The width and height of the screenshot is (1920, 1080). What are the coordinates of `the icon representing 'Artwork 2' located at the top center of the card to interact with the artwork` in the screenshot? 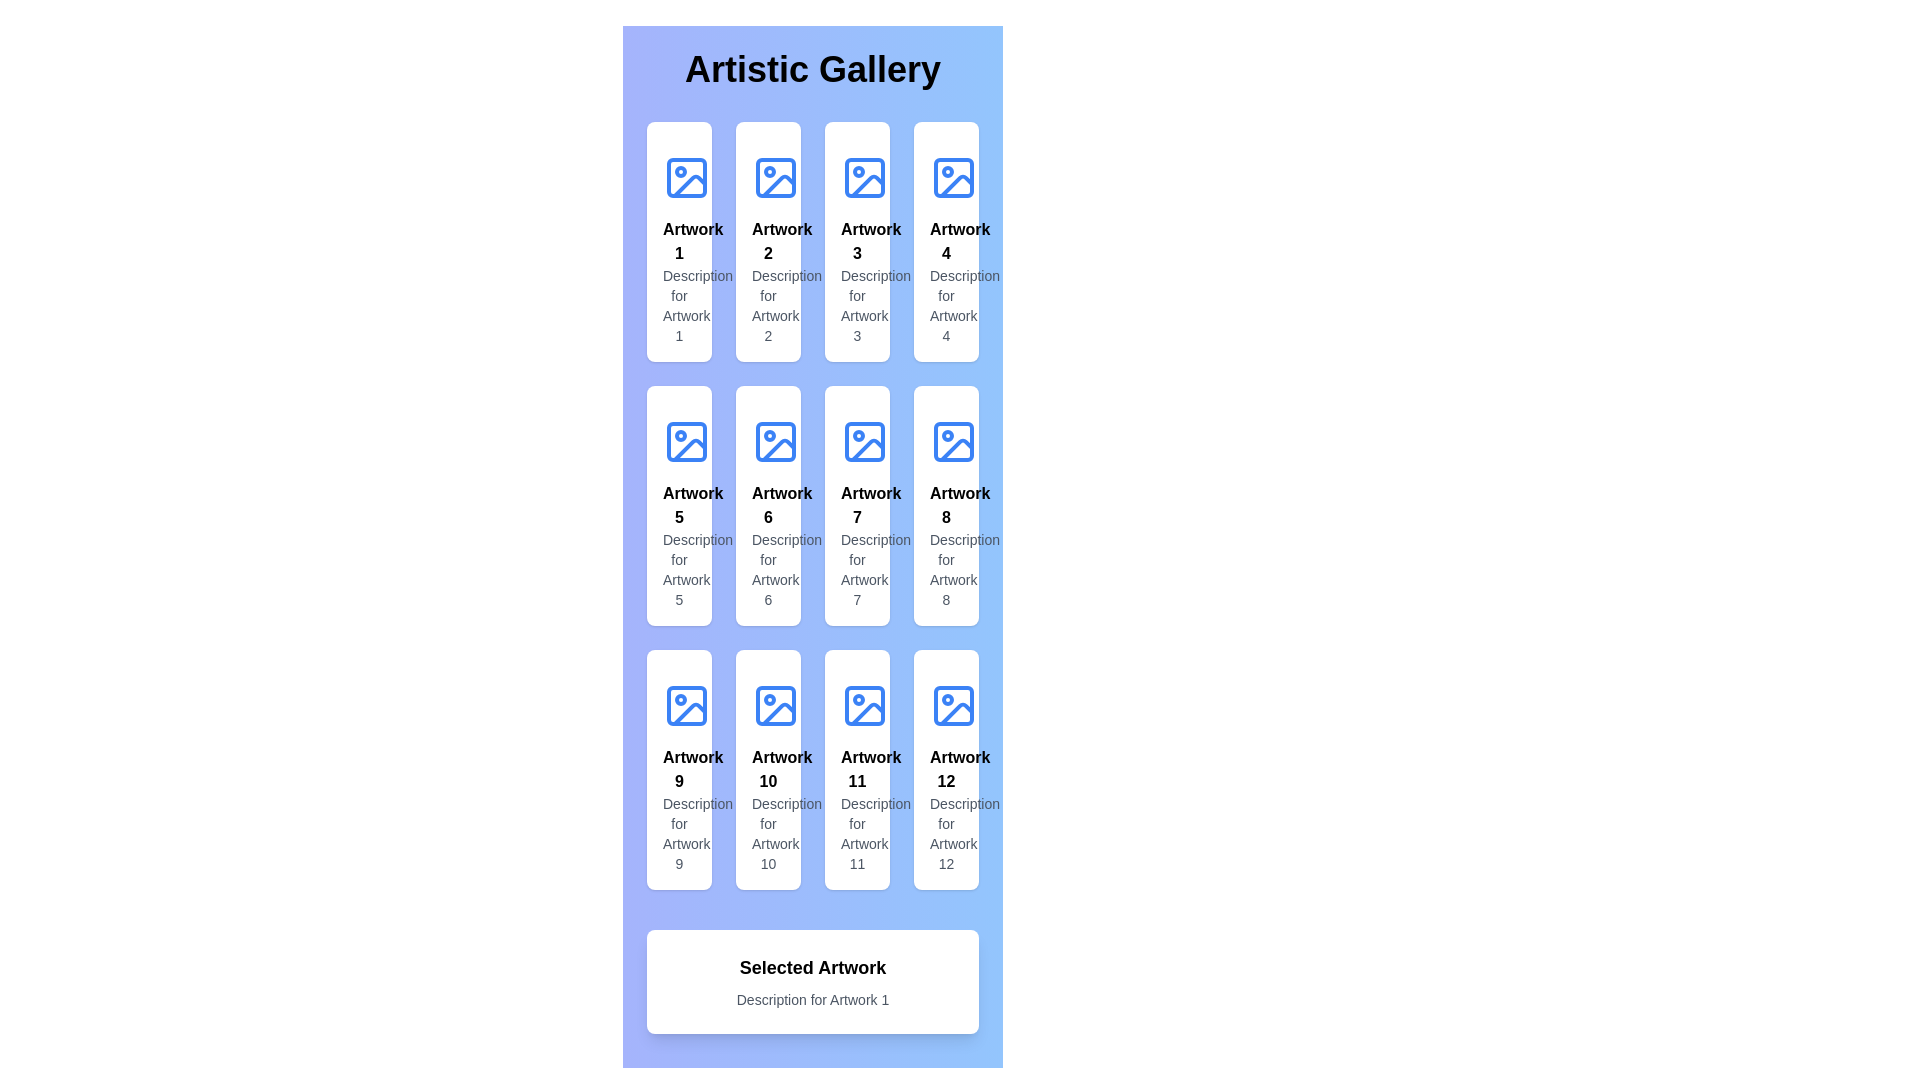 It's located at (775, 176).